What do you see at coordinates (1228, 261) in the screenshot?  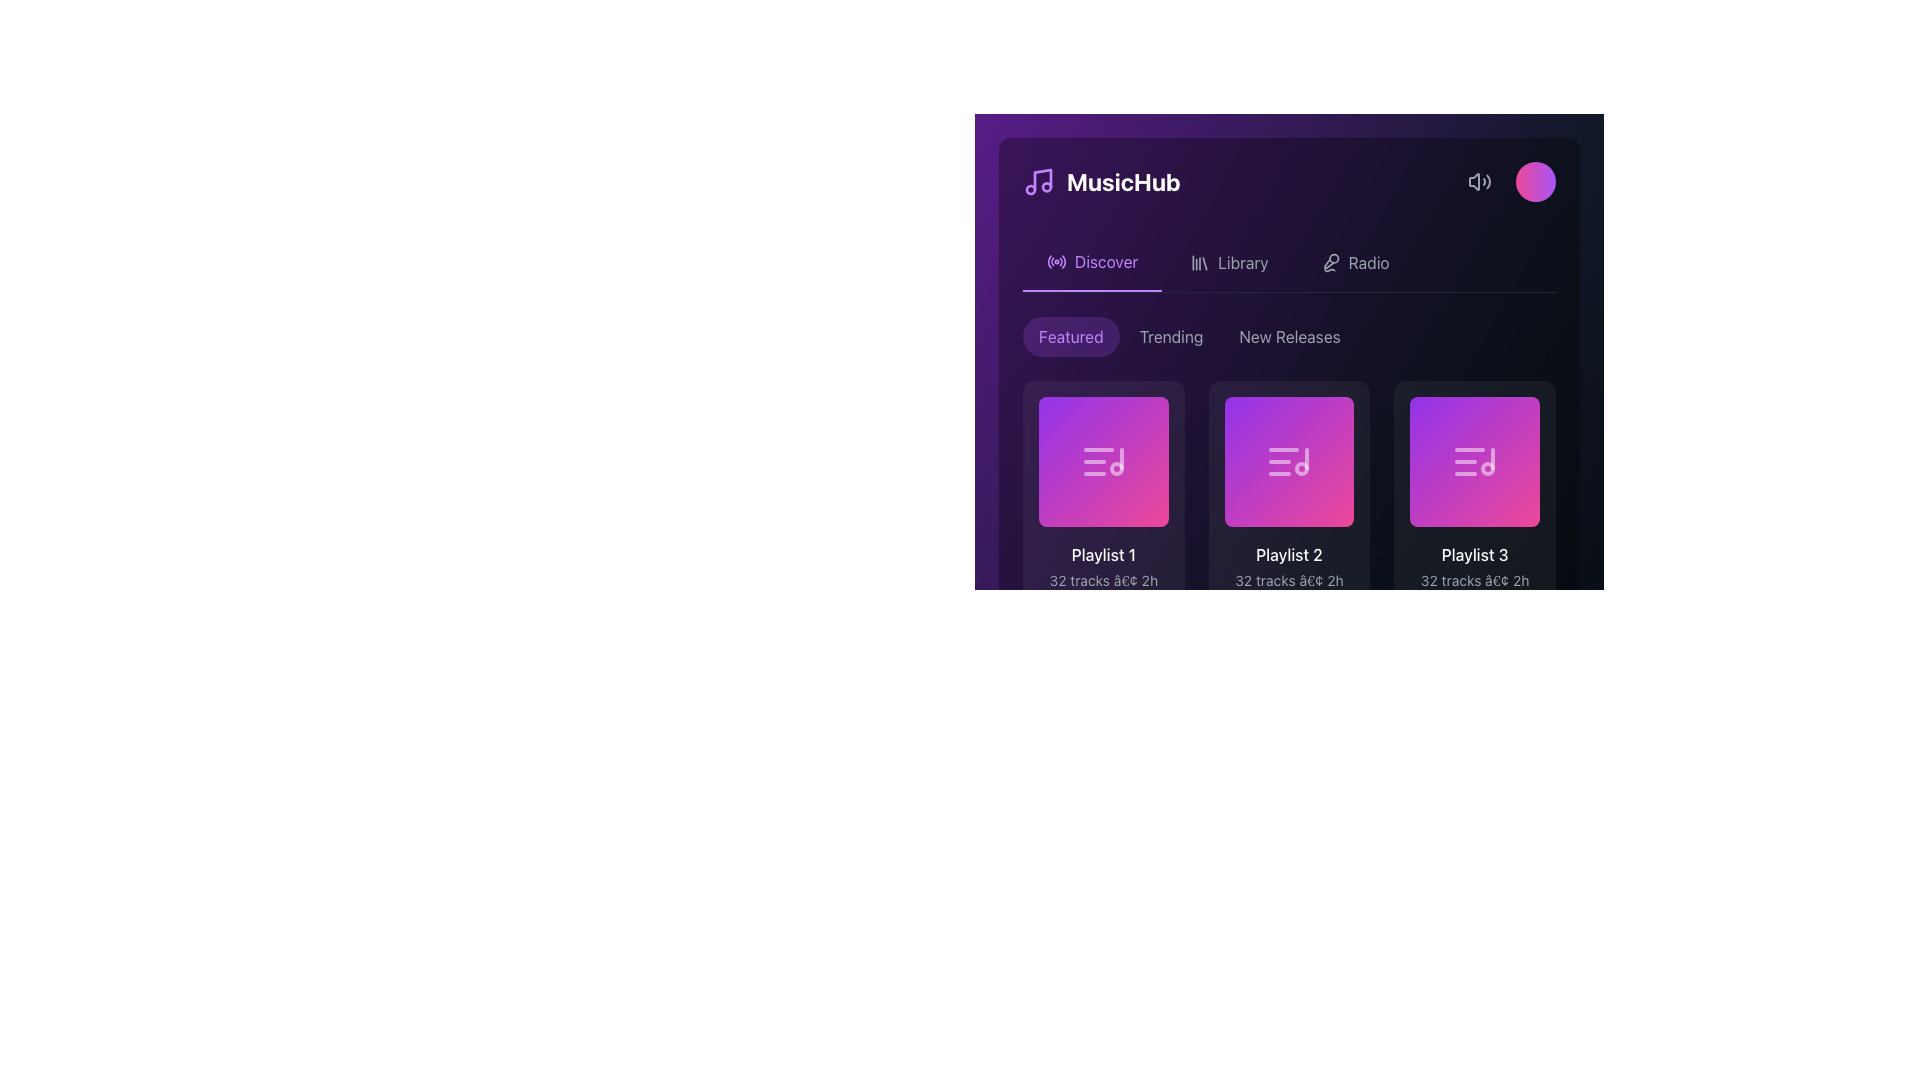 I see `the 'Library' menu item, which is the second option in the horizontal navigation menu and has an icon resembling a library stack followed by the label 'Library'` at bounding box center [1228, 261].